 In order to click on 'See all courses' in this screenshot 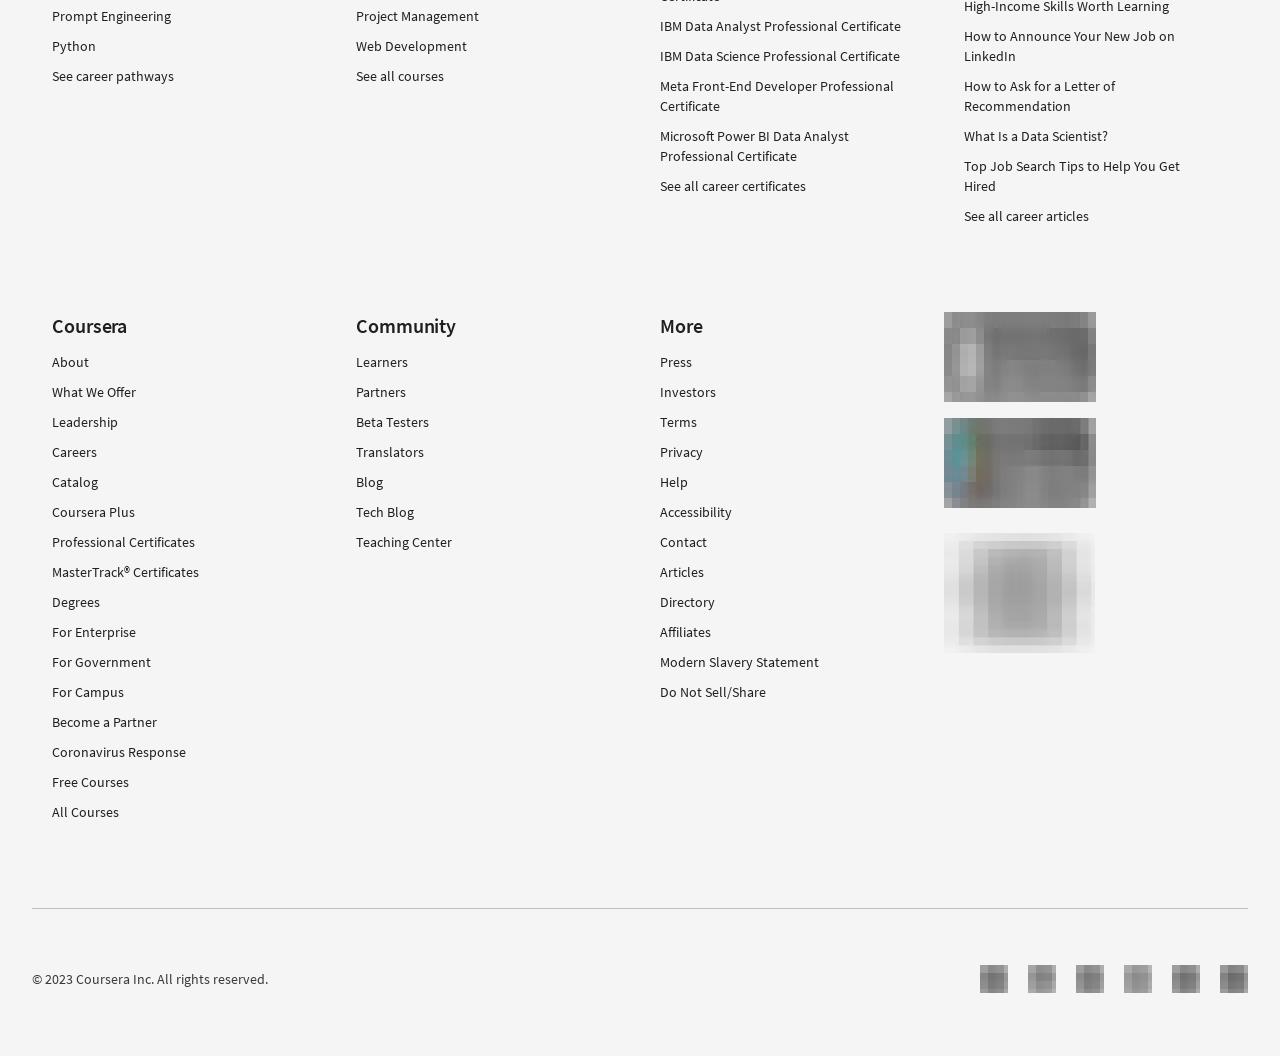, I will do `click(400, 73)`.